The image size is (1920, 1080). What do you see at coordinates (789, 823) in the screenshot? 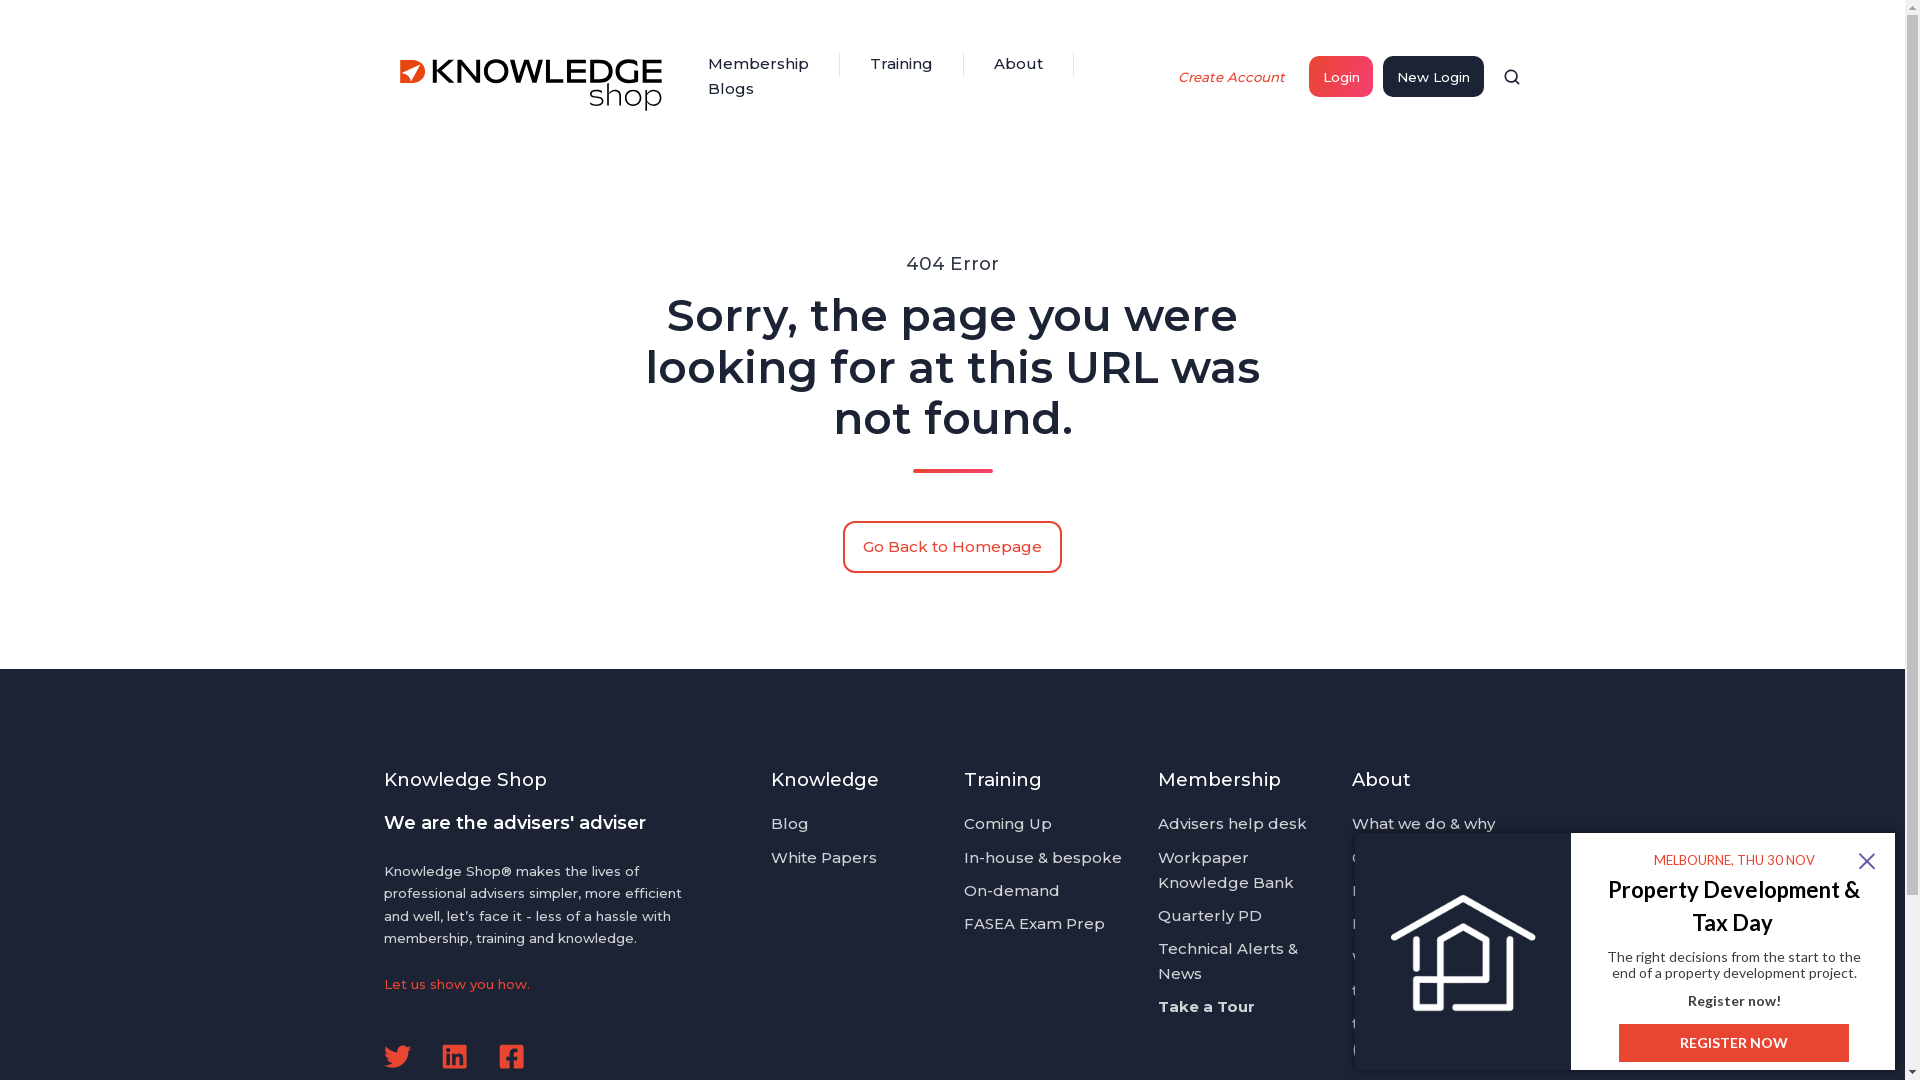
I see `'Blog'` at bounding box center [789, 823].